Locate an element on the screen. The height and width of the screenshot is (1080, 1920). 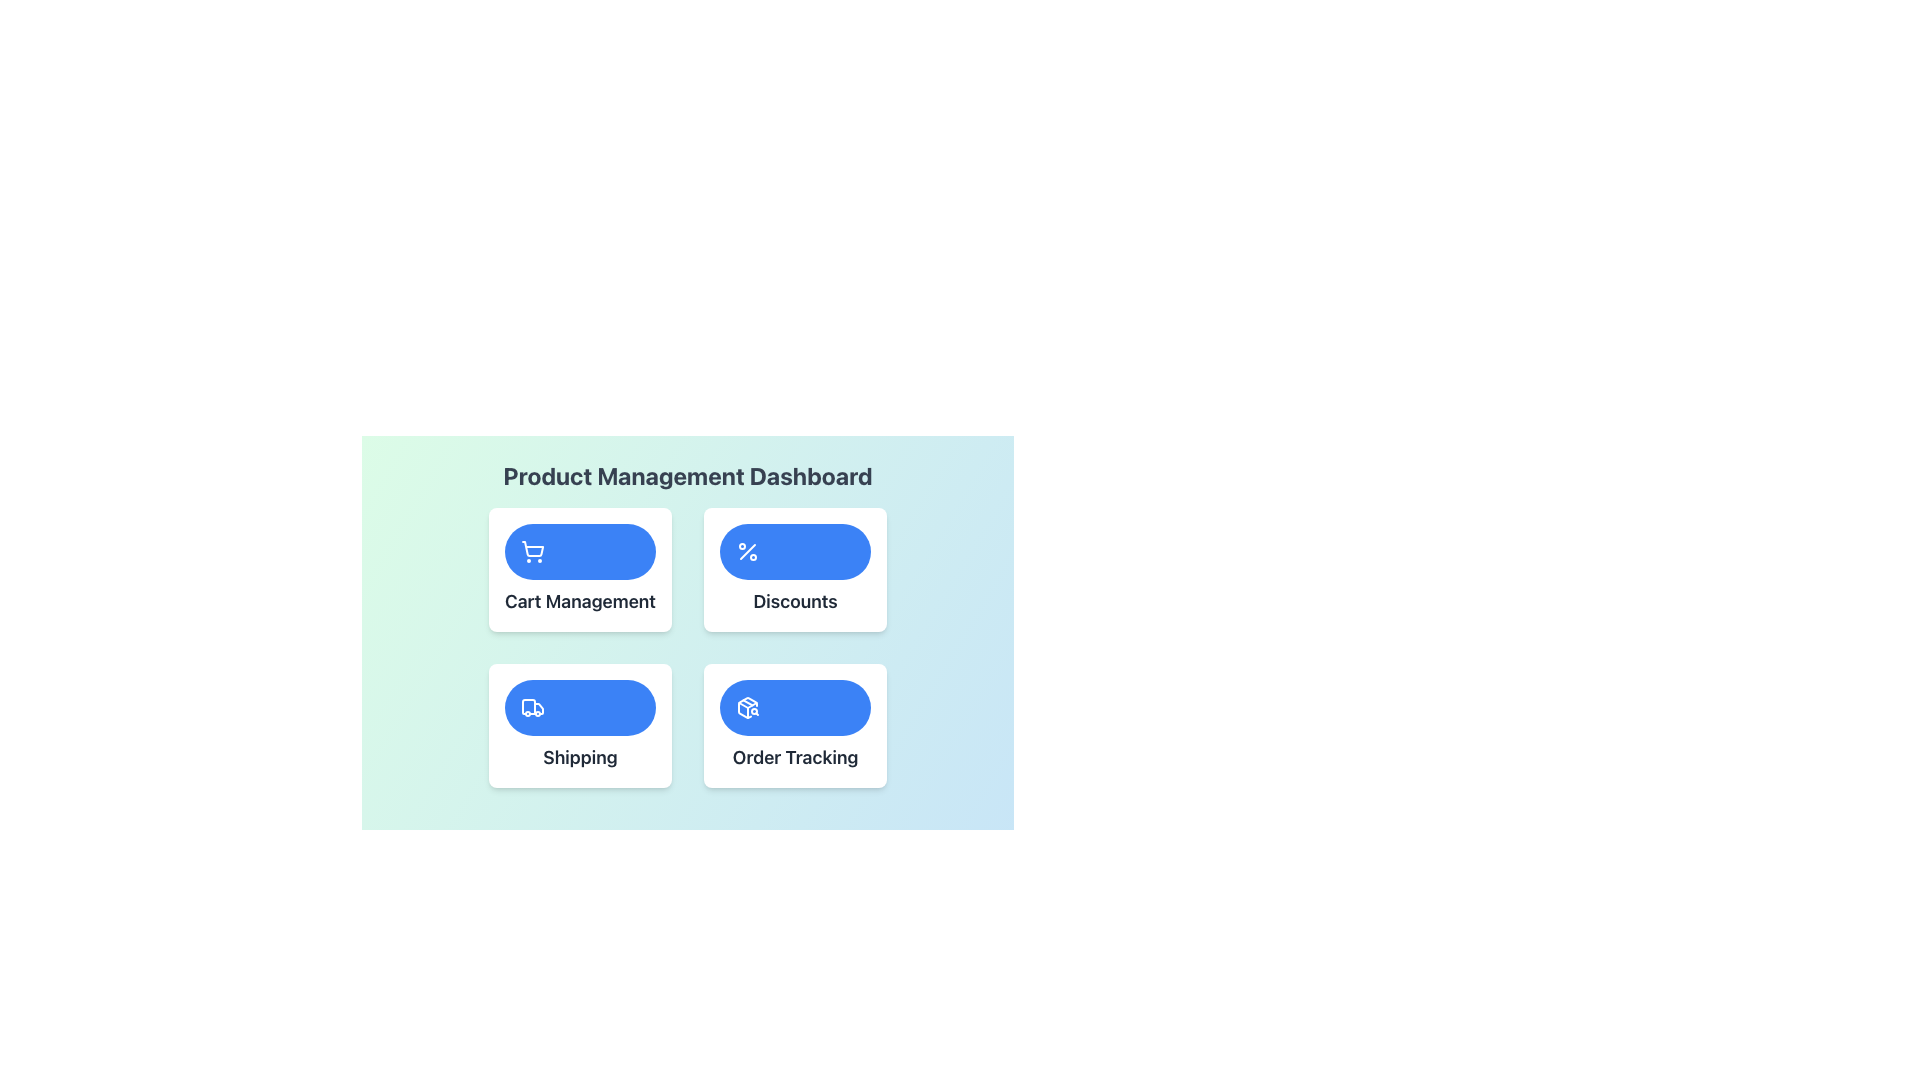
the 'Order Tracking' text label, which is in bold, large gray font at the bottom center of a white rectangular card in the bottom-right corner of the grid layout is located at coordinates (794, 758).